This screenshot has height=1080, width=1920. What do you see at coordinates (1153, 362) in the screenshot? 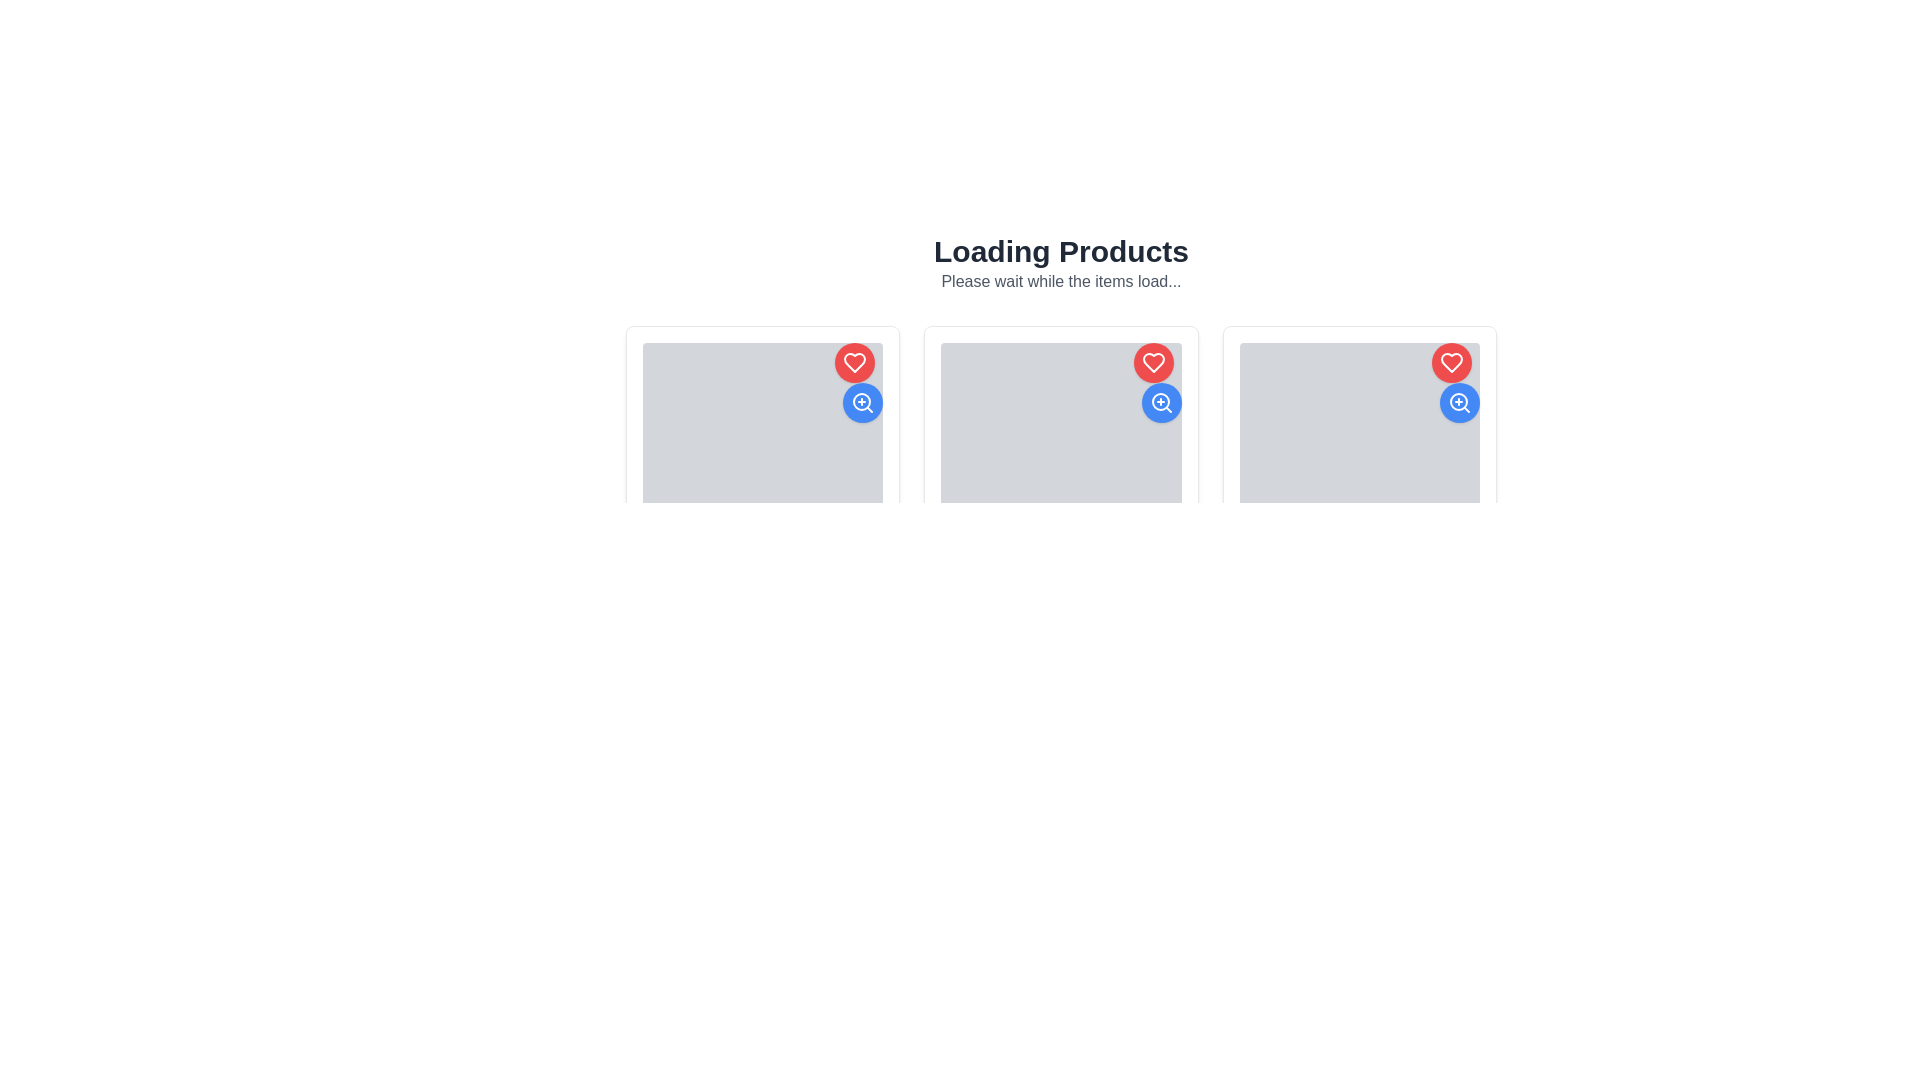
I see `the heart icon located in the top-right corner of the first rectangular item in a row of similar items to mark the item as a favorite` at bounding box center [1153, 362].